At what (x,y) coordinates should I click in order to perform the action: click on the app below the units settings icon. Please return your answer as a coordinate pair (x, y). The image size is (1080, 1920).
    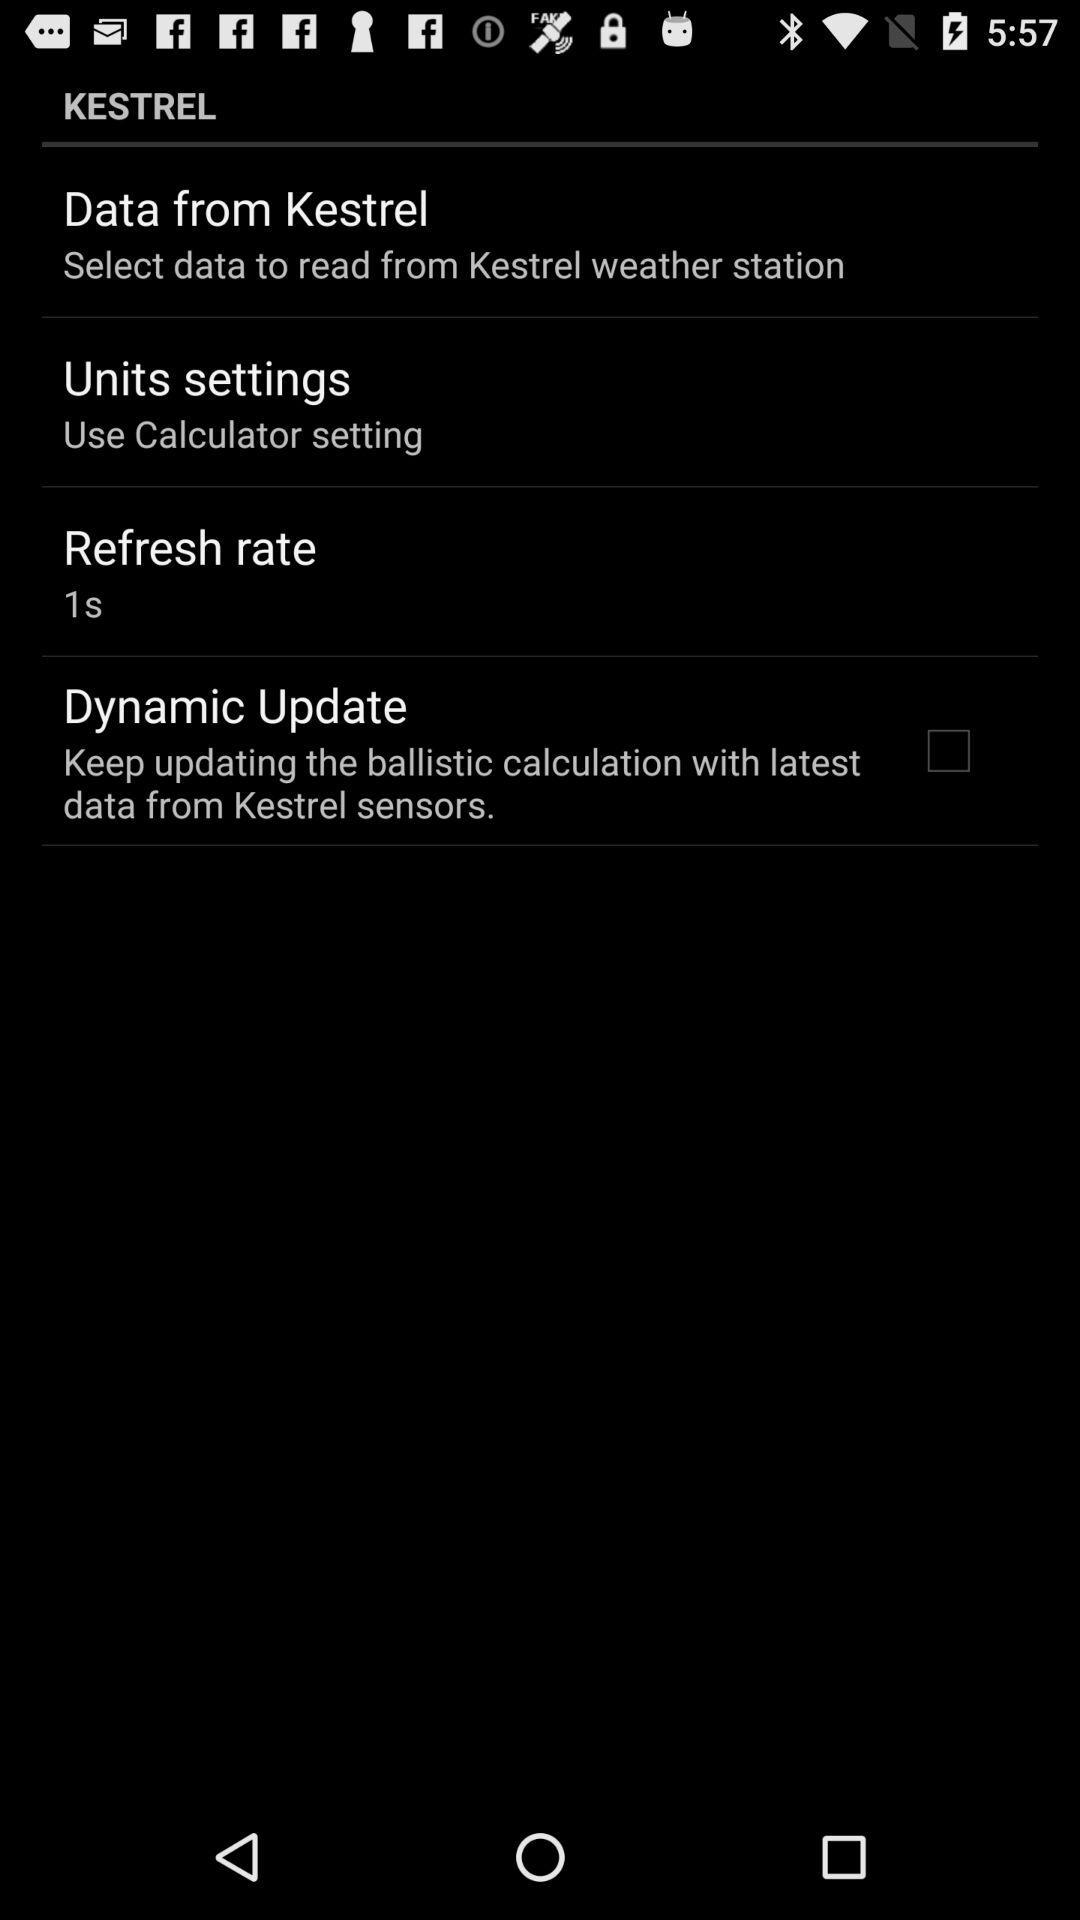
    Looking at the image, I should click on (242, 432).